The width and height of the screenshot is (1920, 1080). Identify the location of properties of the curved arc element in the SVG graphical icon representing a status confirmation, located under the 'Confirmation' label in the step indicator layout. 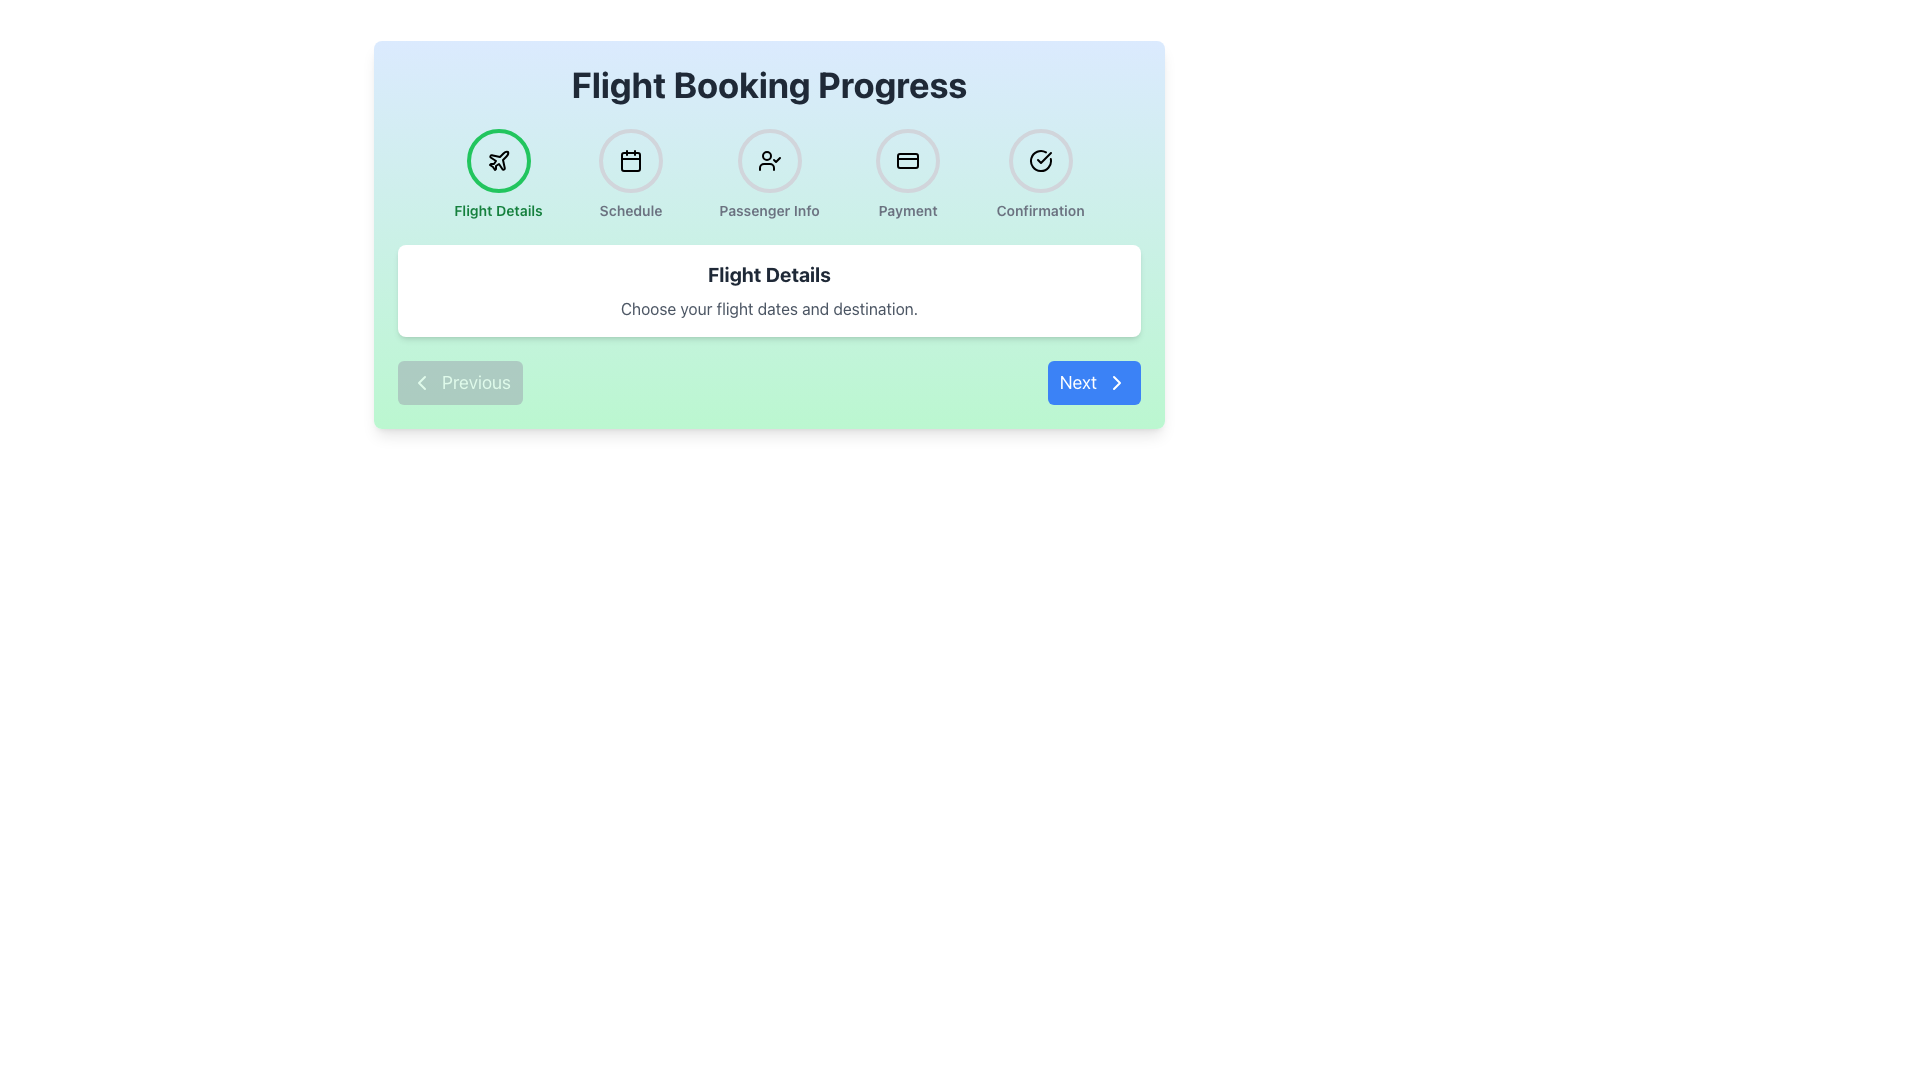
(1040, 160).